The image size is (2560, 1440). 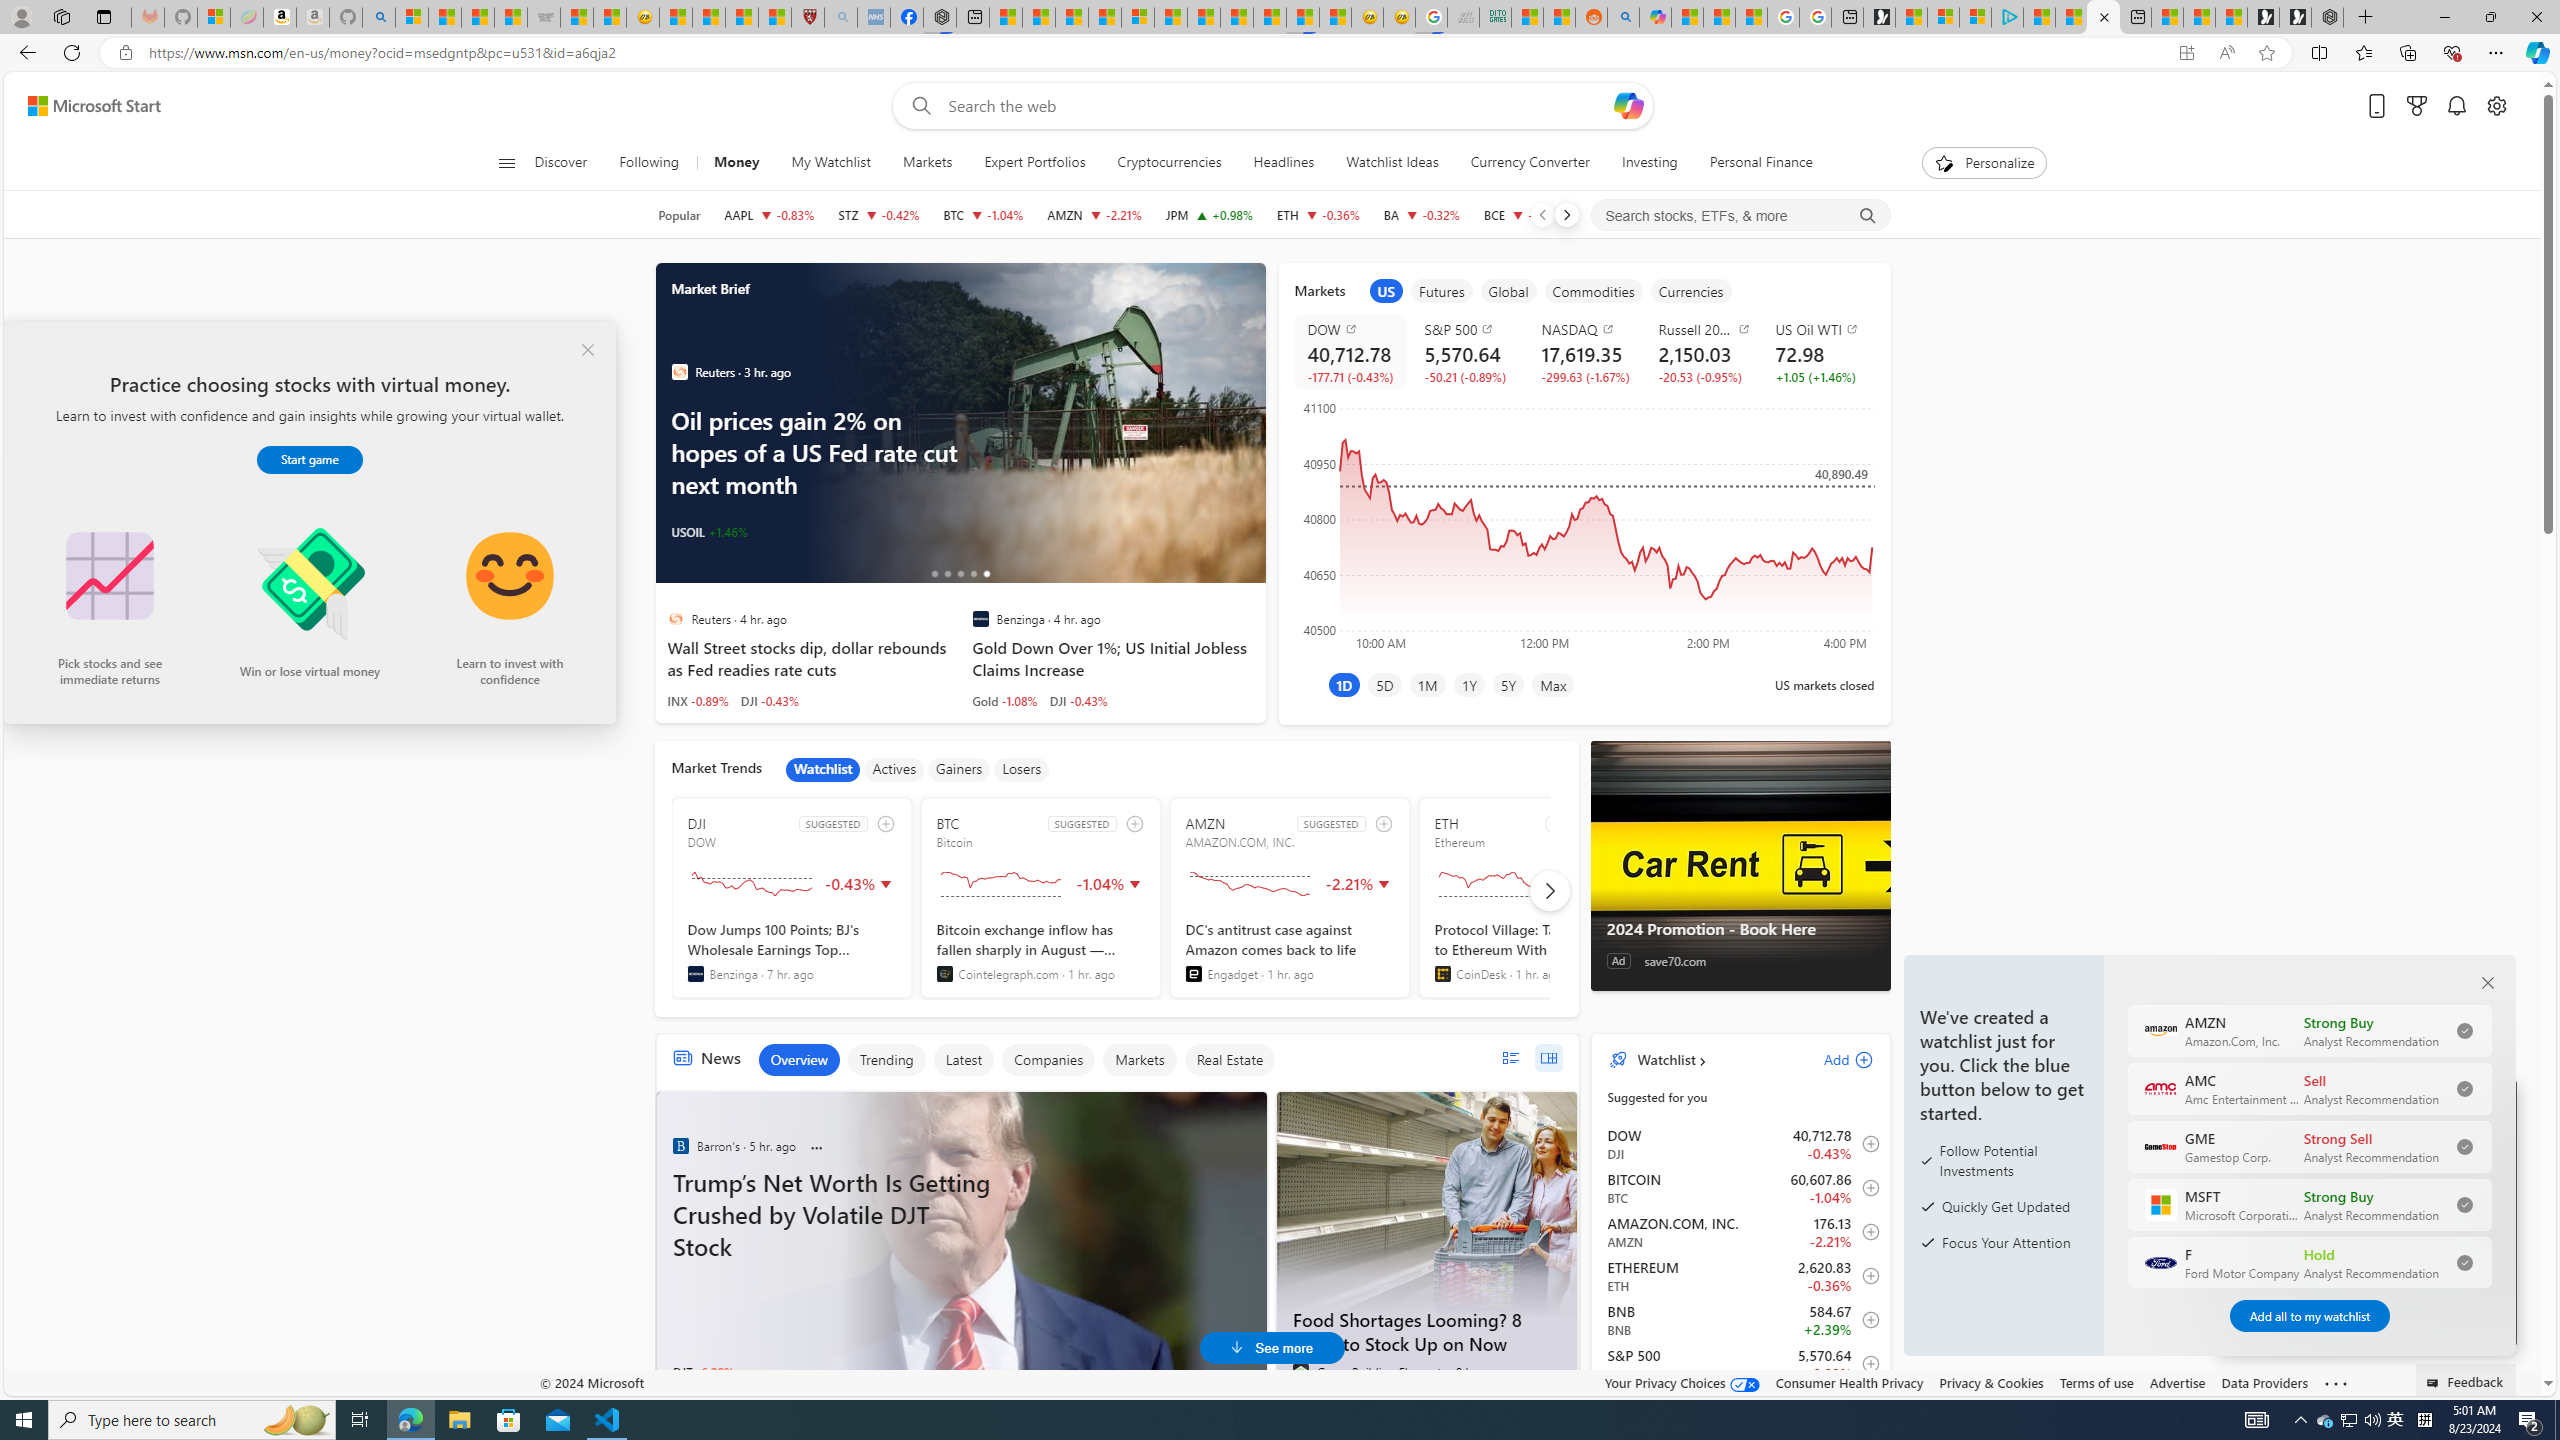 What do you see at coordinates (1664, 1058) in the screenshot?
I see `'Watchlist'` at bounding box center [1664, 1058].